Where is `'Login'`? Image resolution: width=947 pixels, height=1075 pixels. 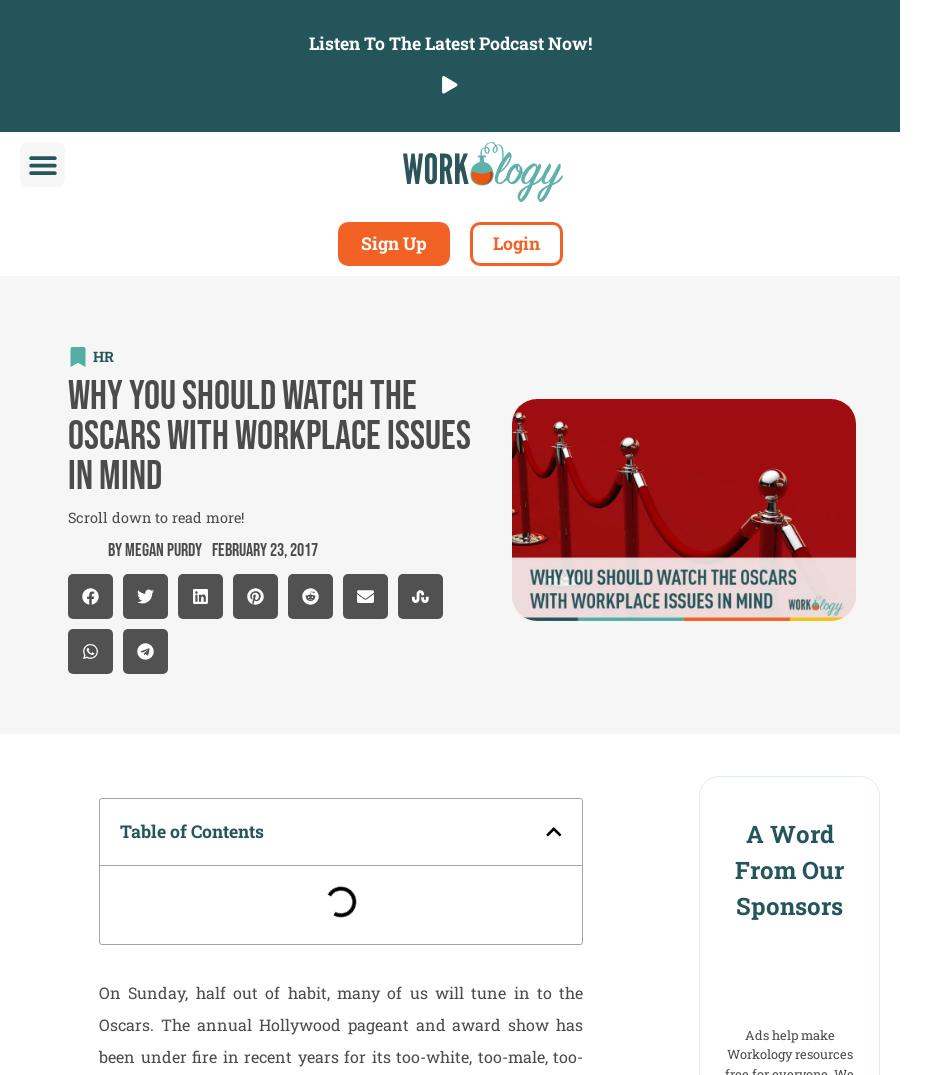 'Login' is located at coordinates (514, 242).